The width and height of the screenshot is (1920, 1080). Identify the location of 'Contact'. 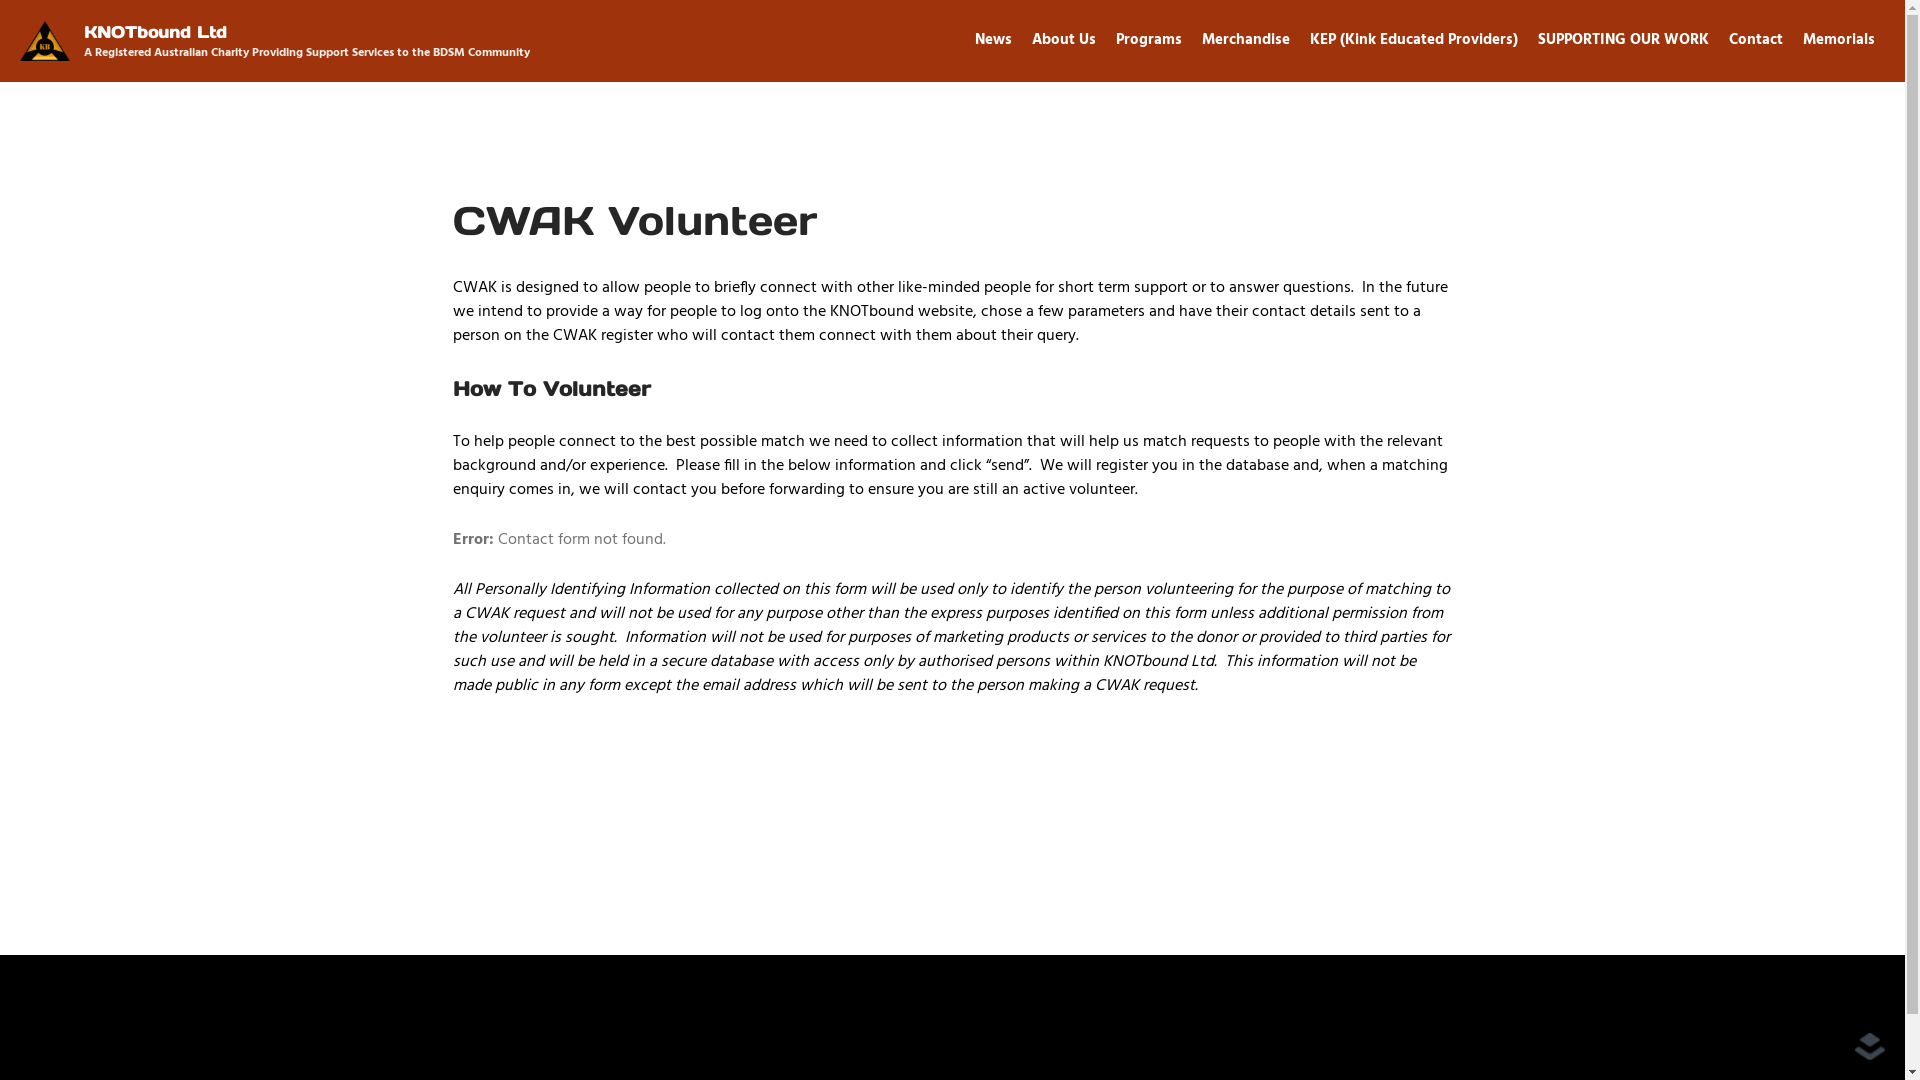
(1755, 39).